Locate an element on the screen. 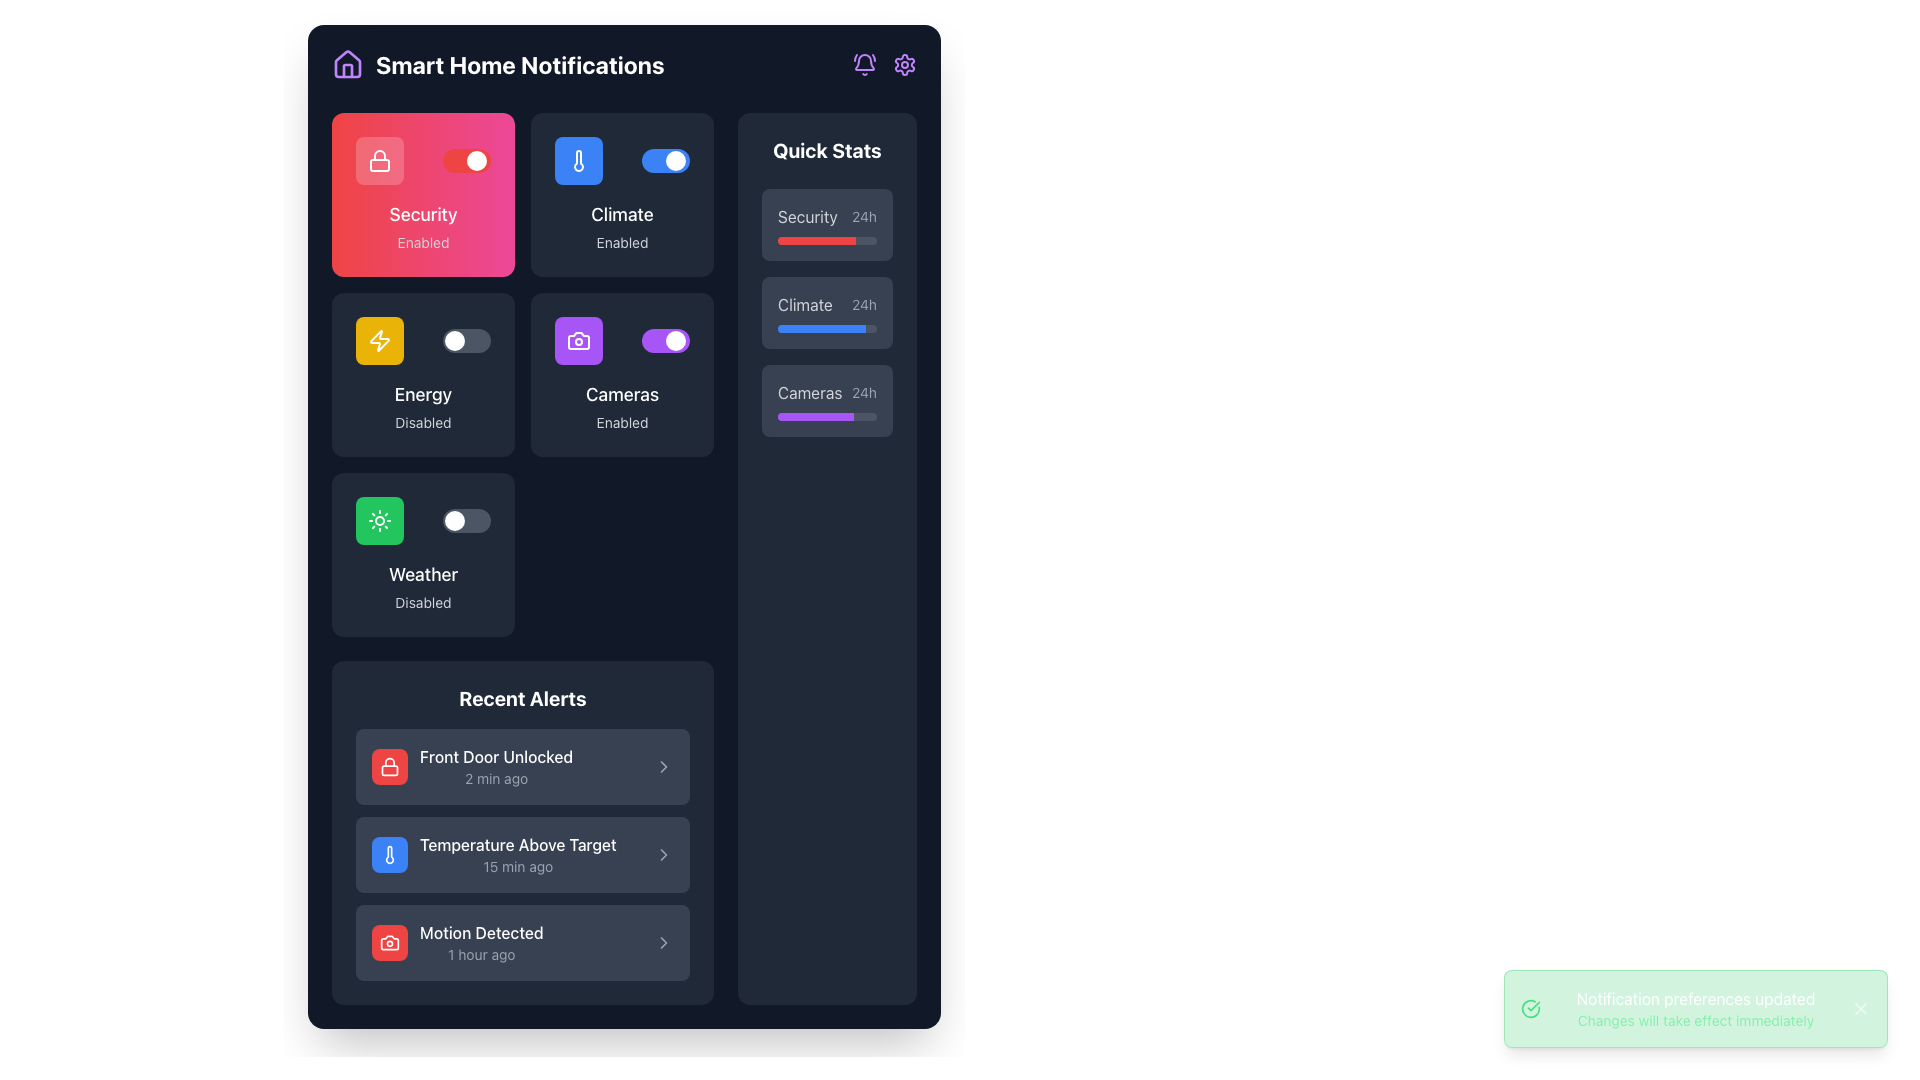  the 'Security 24h' progress bar located in the 'Quick Stats' section, which is positioned below the 'Security 24h' title is located at coordinates (827, 239).